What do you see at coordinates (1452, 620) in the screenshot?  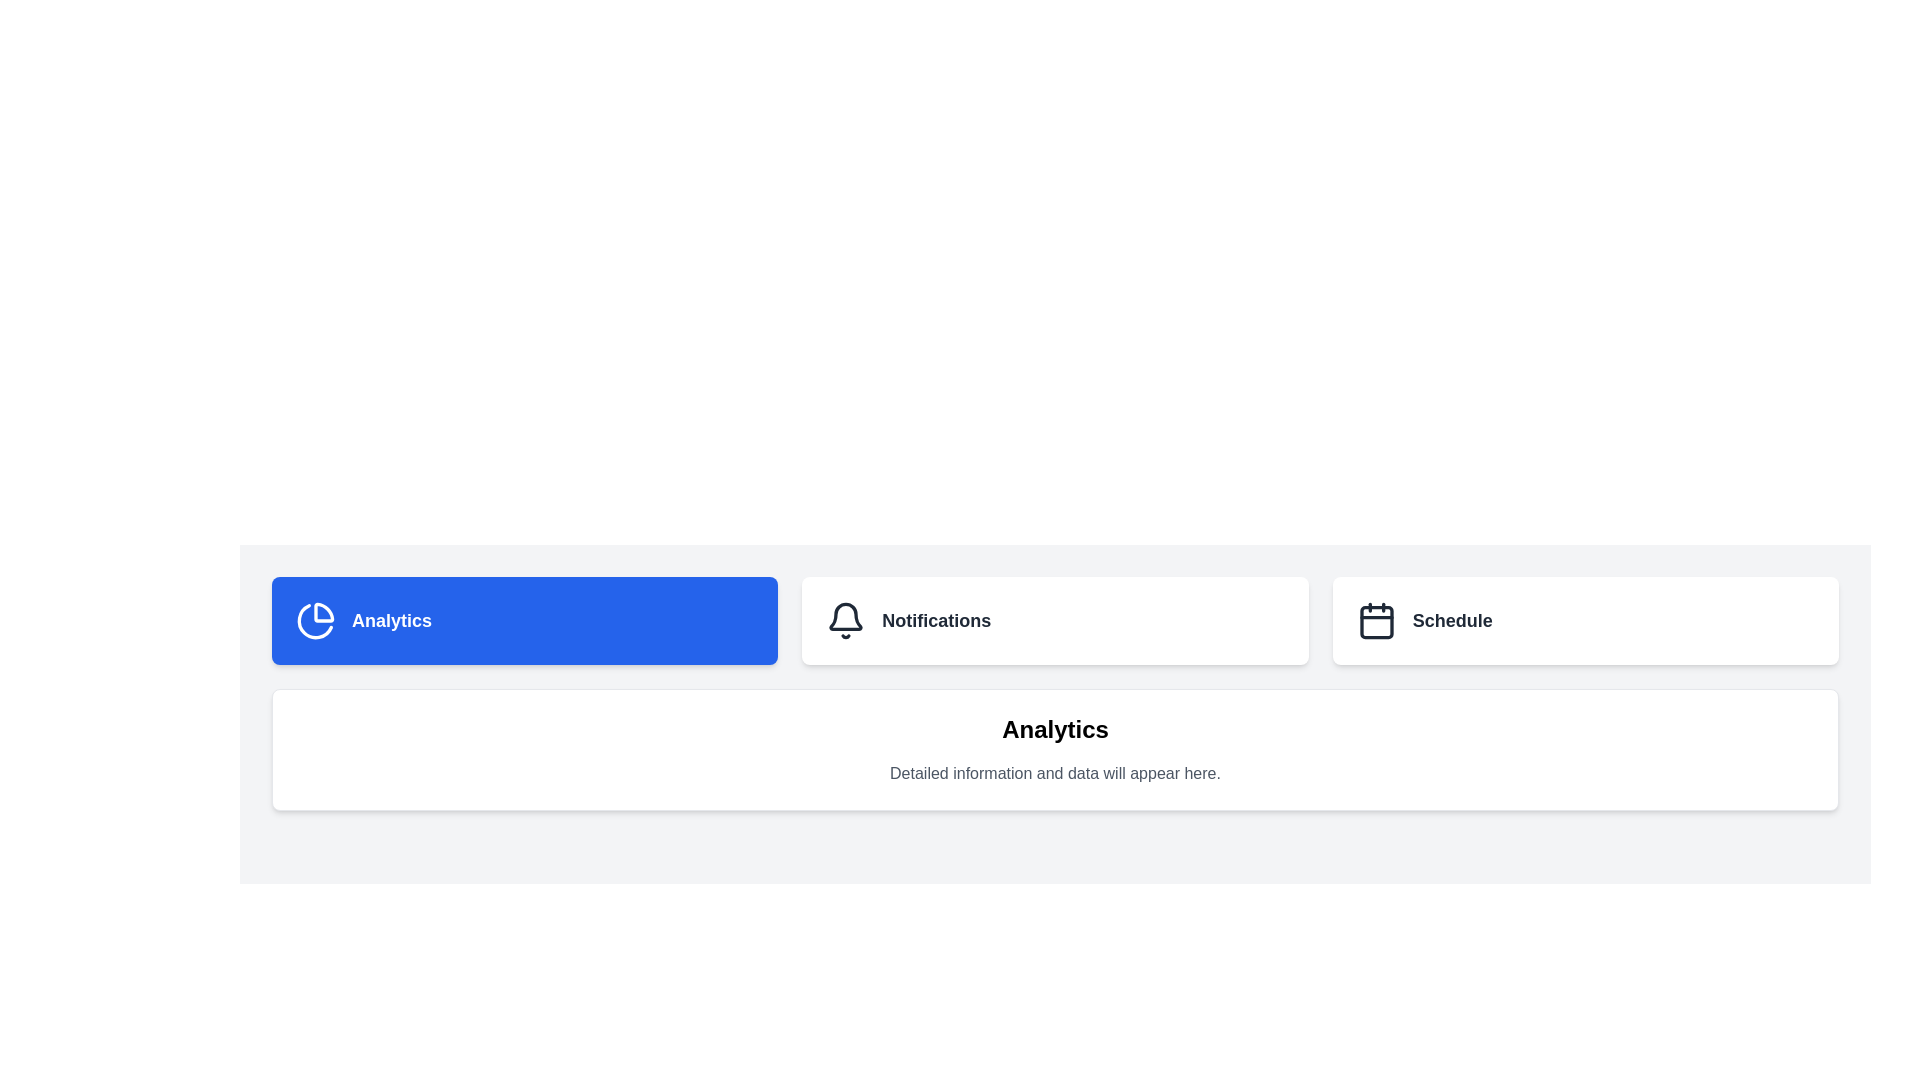 I see `the text label displaying 'Schedule'` at bounding box center [1452, 620].